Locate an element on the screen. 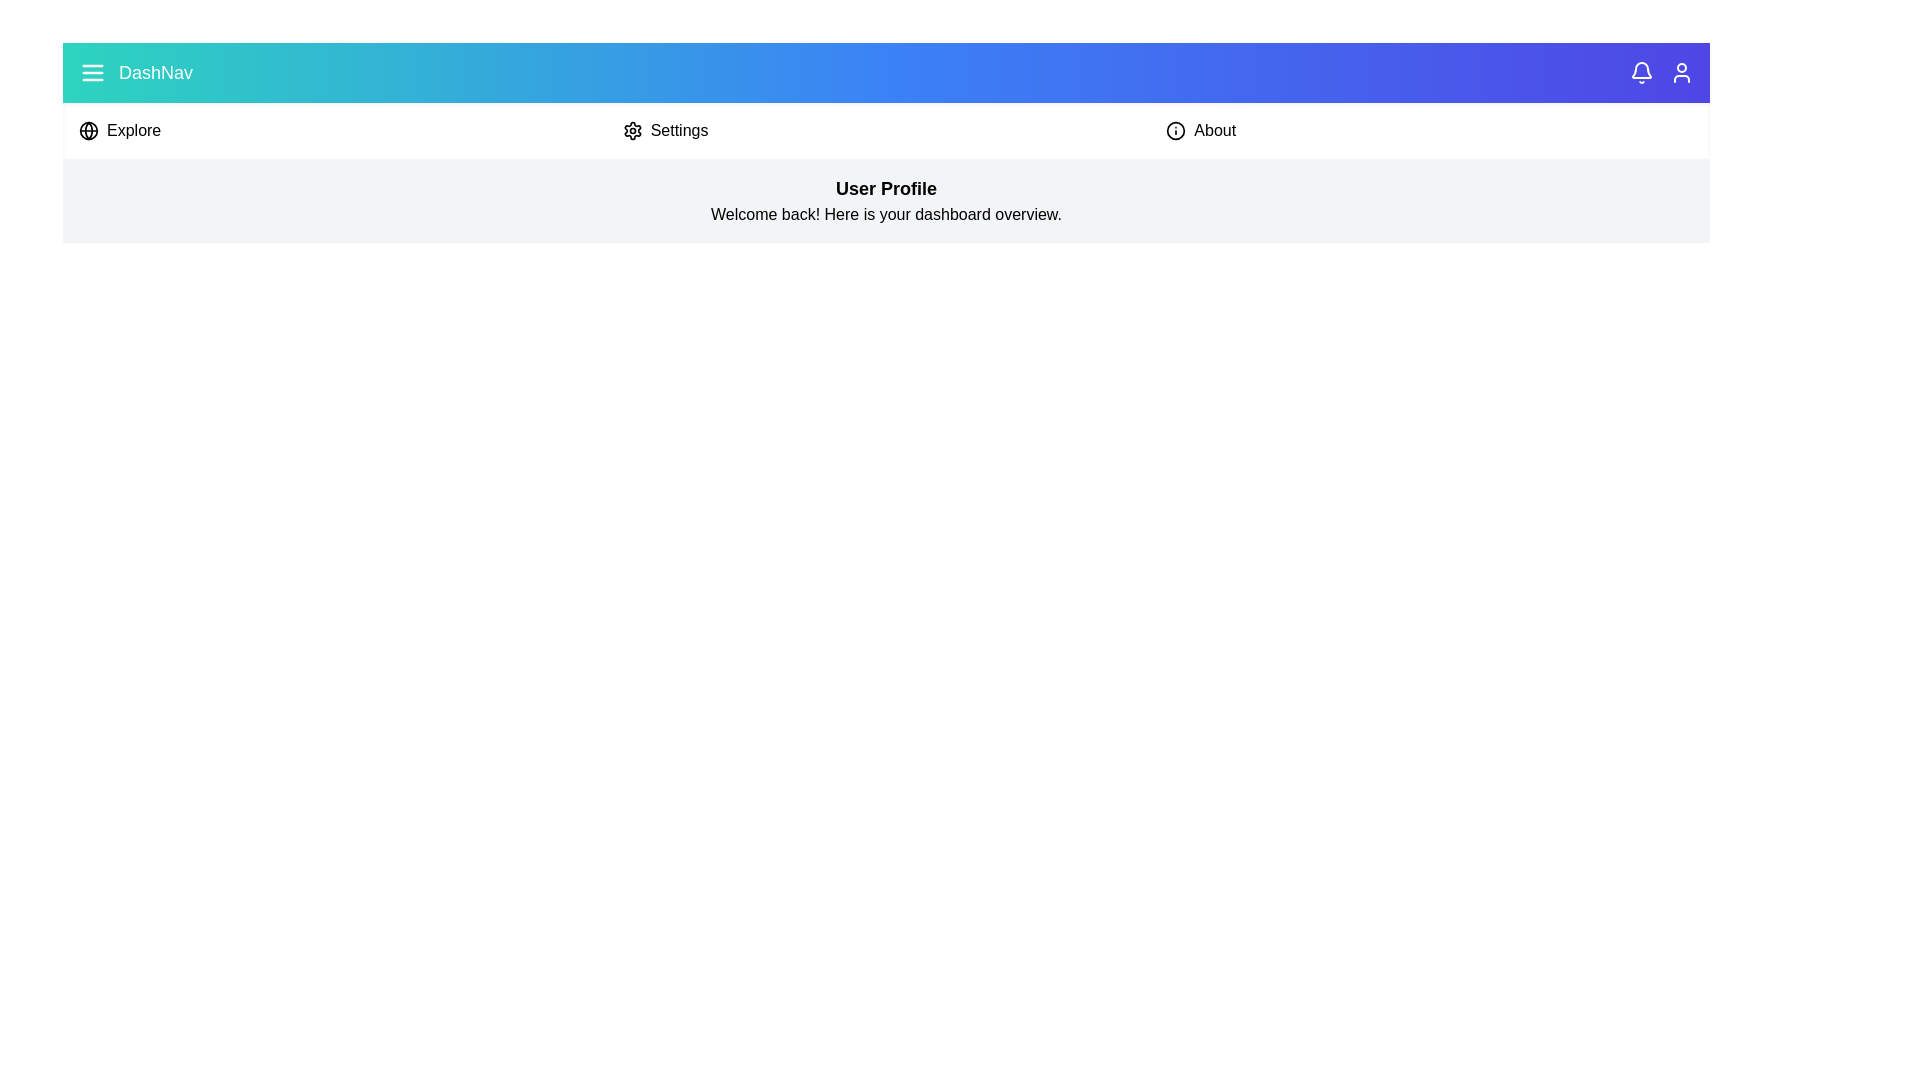 The height and width of the screenshot is (1080, 1920). the user icon to toggle the user profile visibility is located at coordinates (1680, 72).